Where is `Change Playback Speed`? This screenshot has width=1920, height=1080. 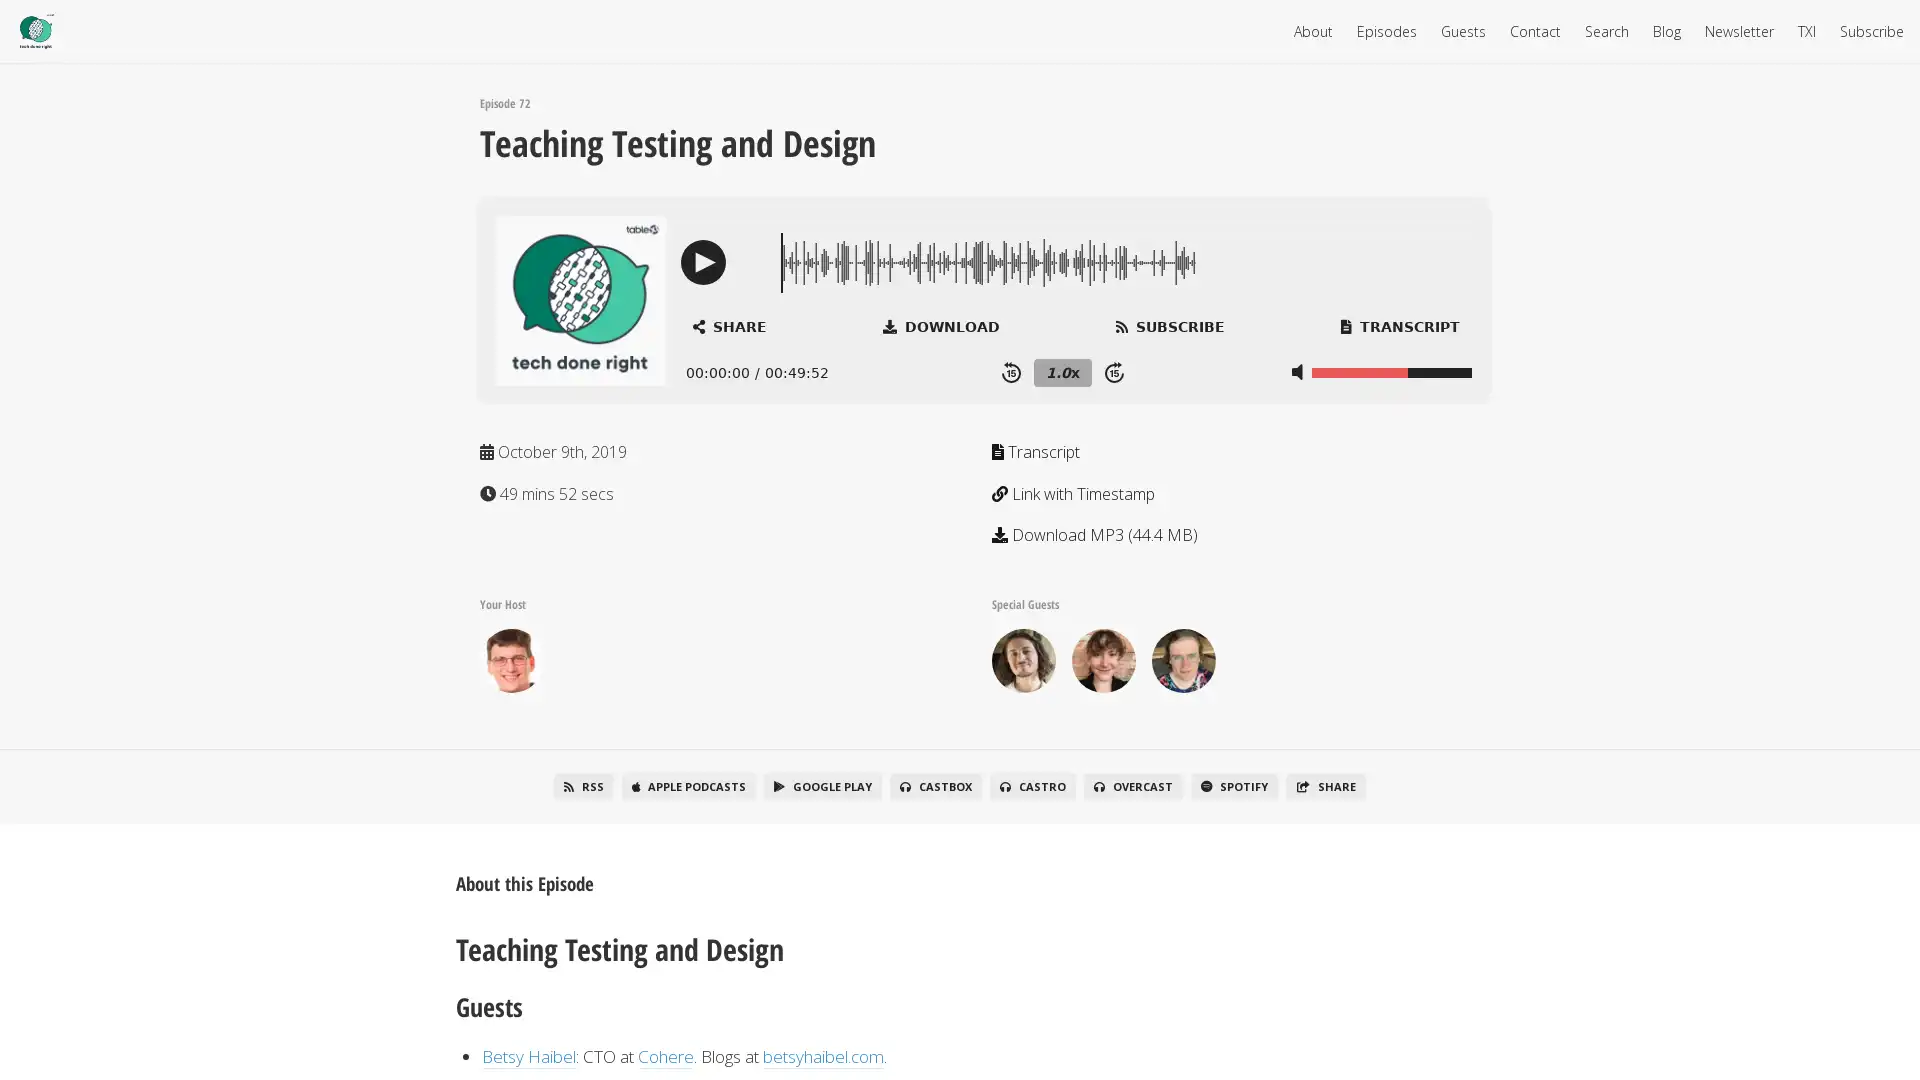 Change Playback Speed is located at coordinates (1061, 371).